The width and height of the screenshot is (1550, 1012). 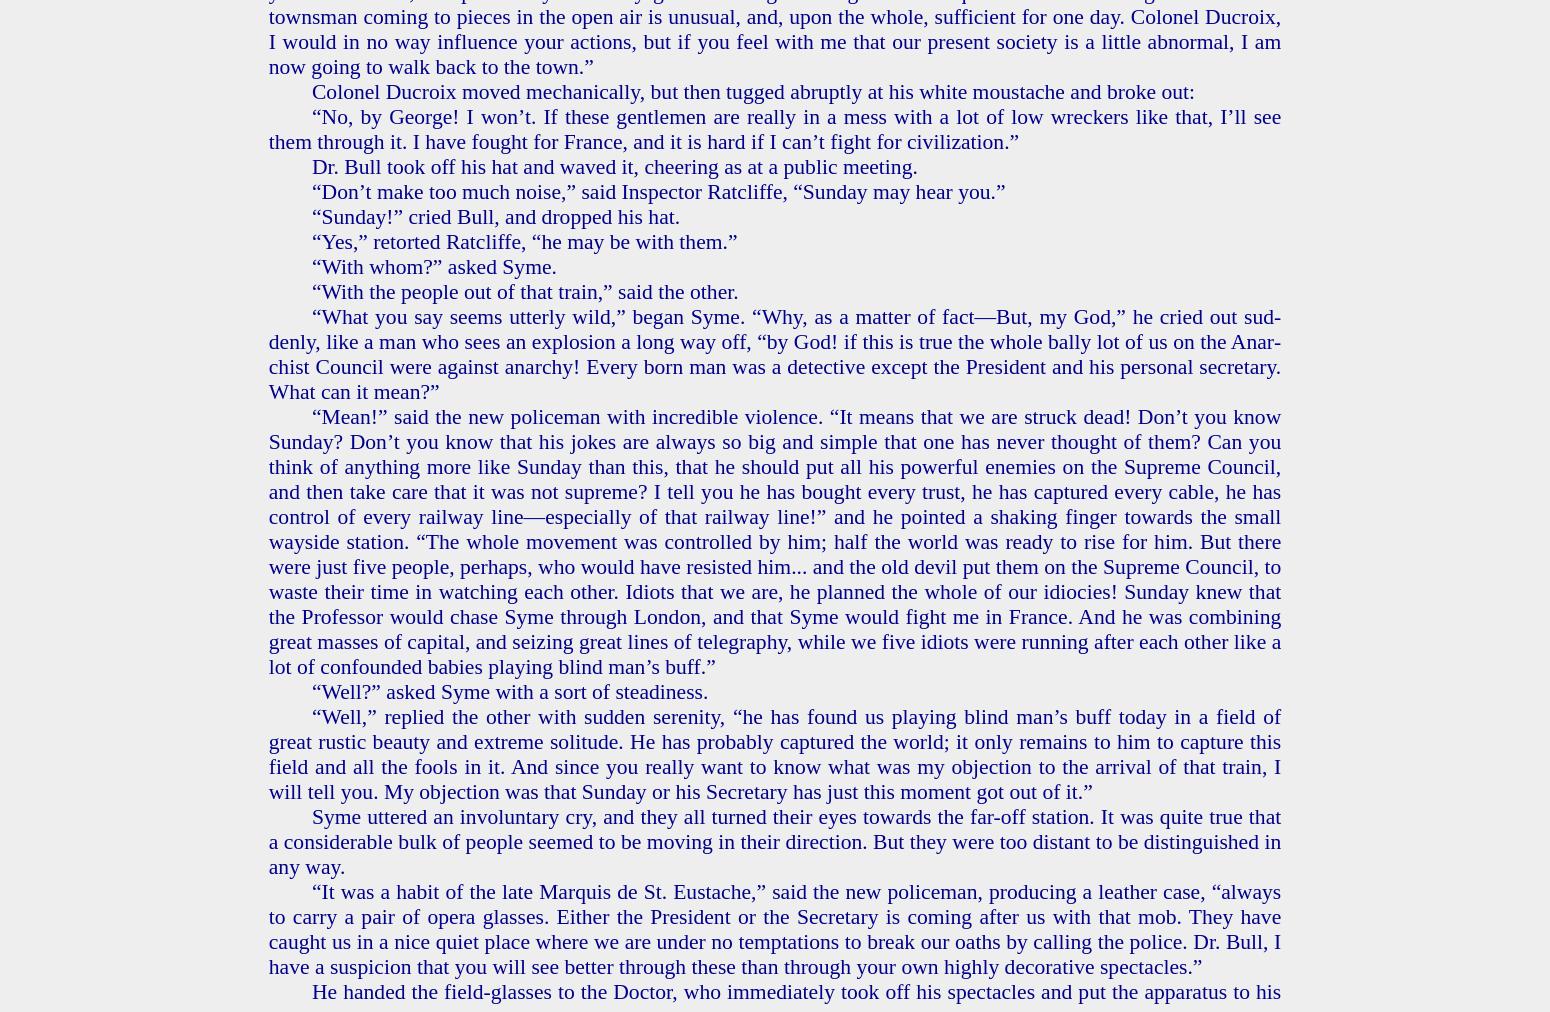 What do you see at coordinates (523, 289) in the screenshot?
I see `'“With the peo­ple out of that train,” said the other.'` at bounding box center [523, 289].